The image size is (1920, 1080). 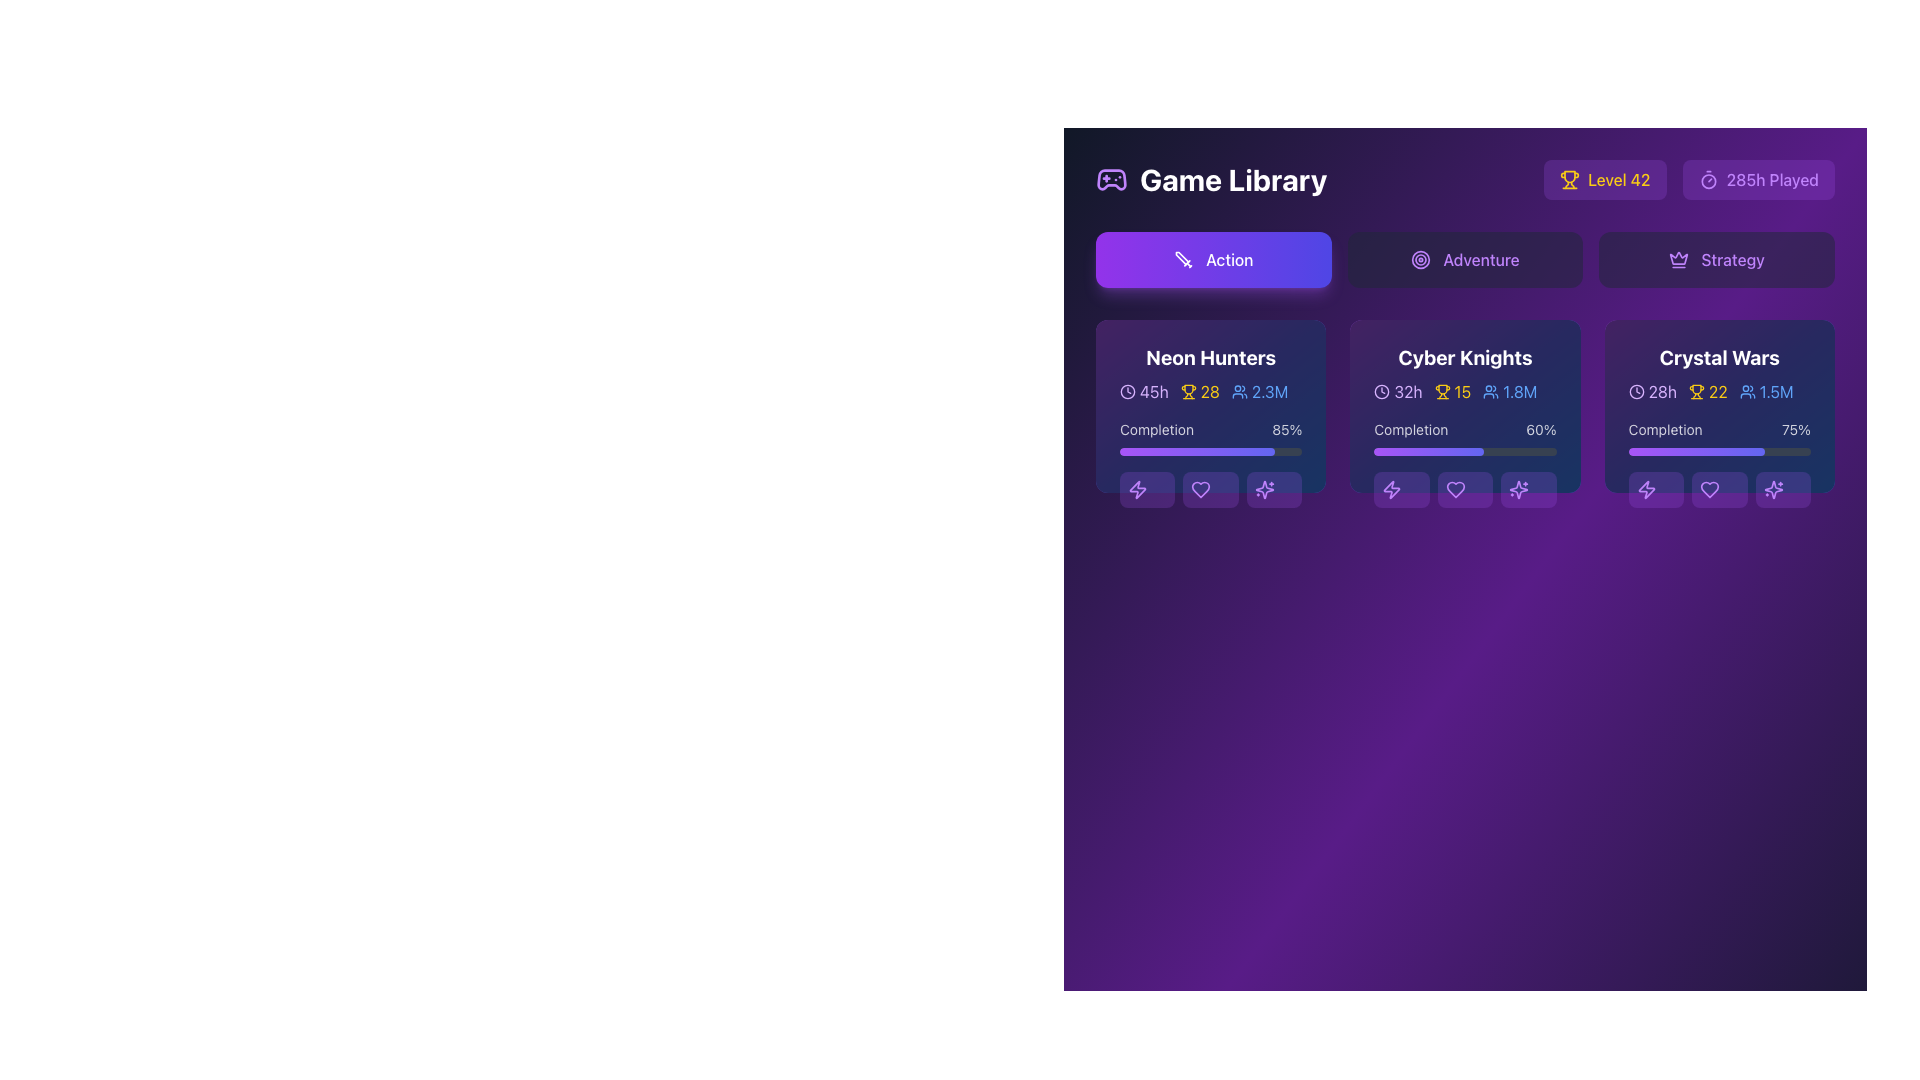 I want to click on the icon representing the user's level or achievement, located to the left of the 'Level 42' button in the top-right corner of the interface, so click(x=1569, y=180).